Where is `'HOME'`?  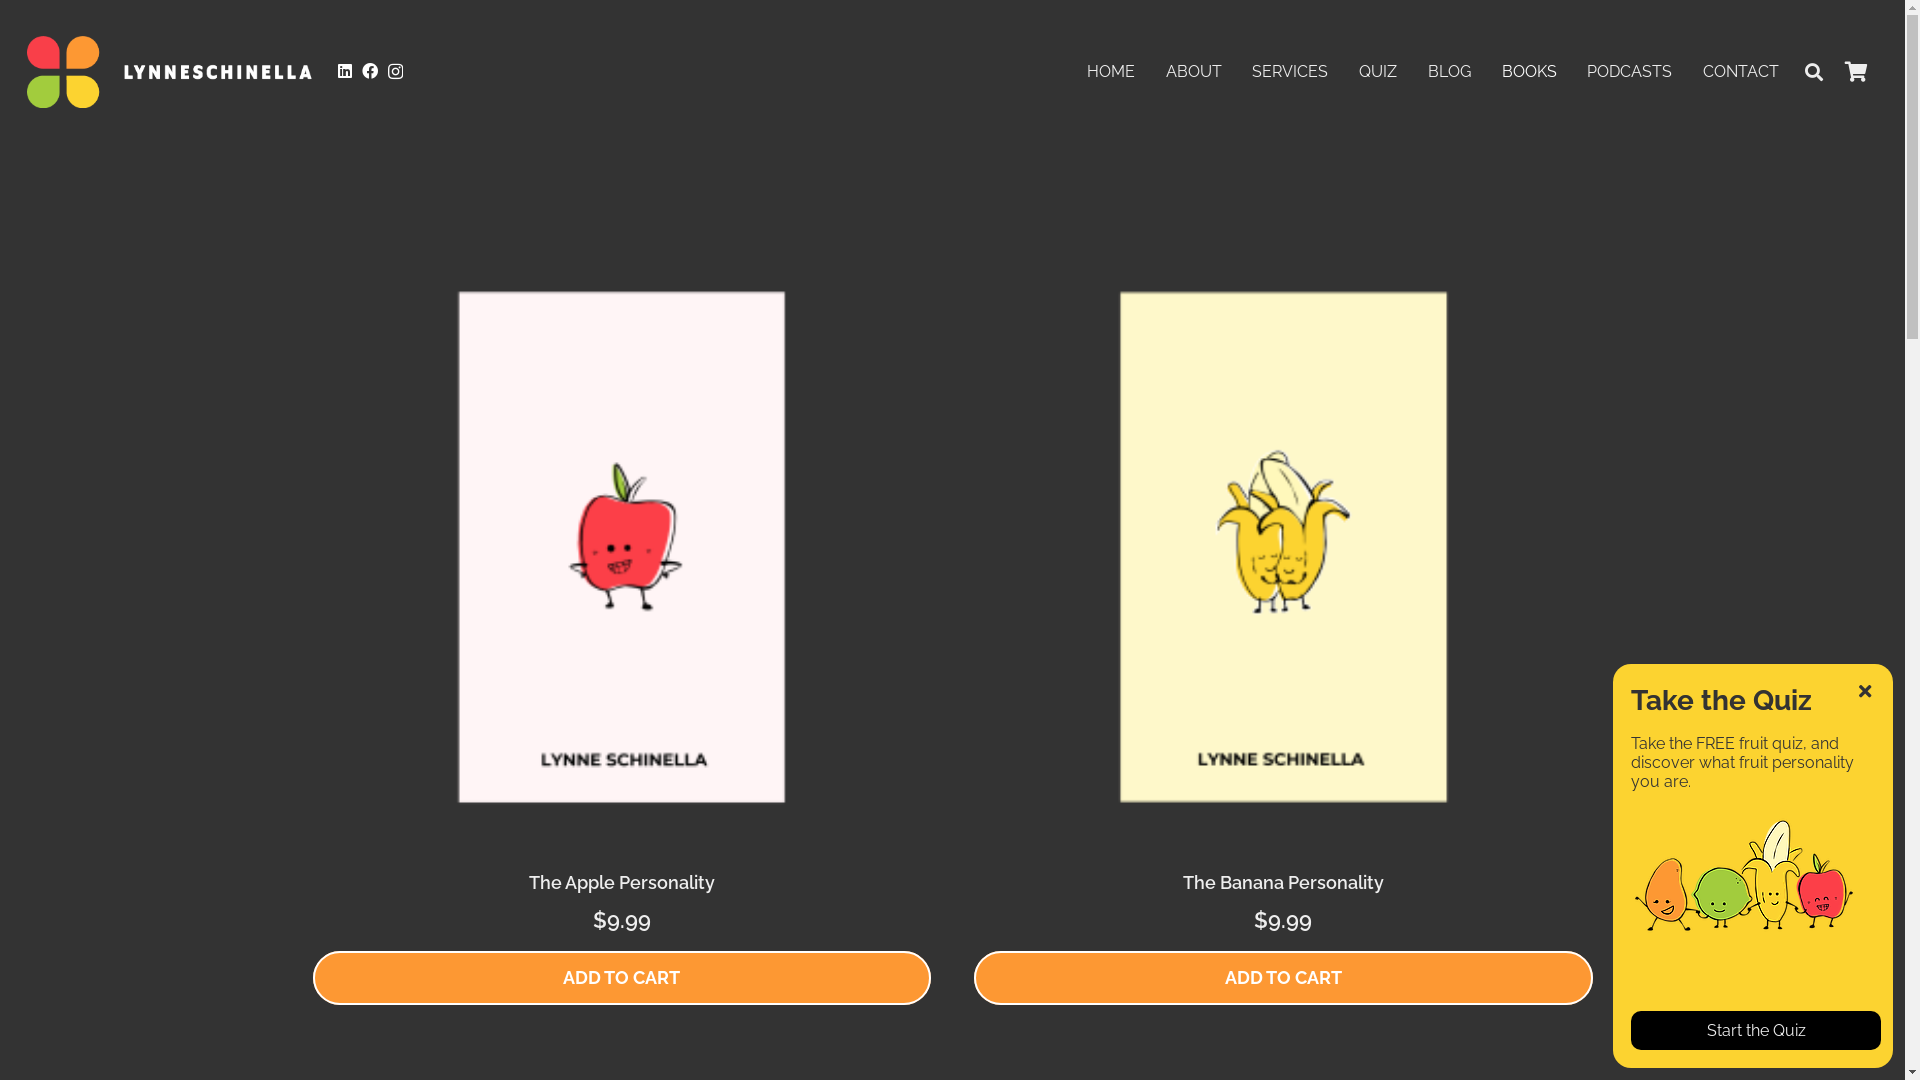 'HOME' is located at coordinates (1110, 71).